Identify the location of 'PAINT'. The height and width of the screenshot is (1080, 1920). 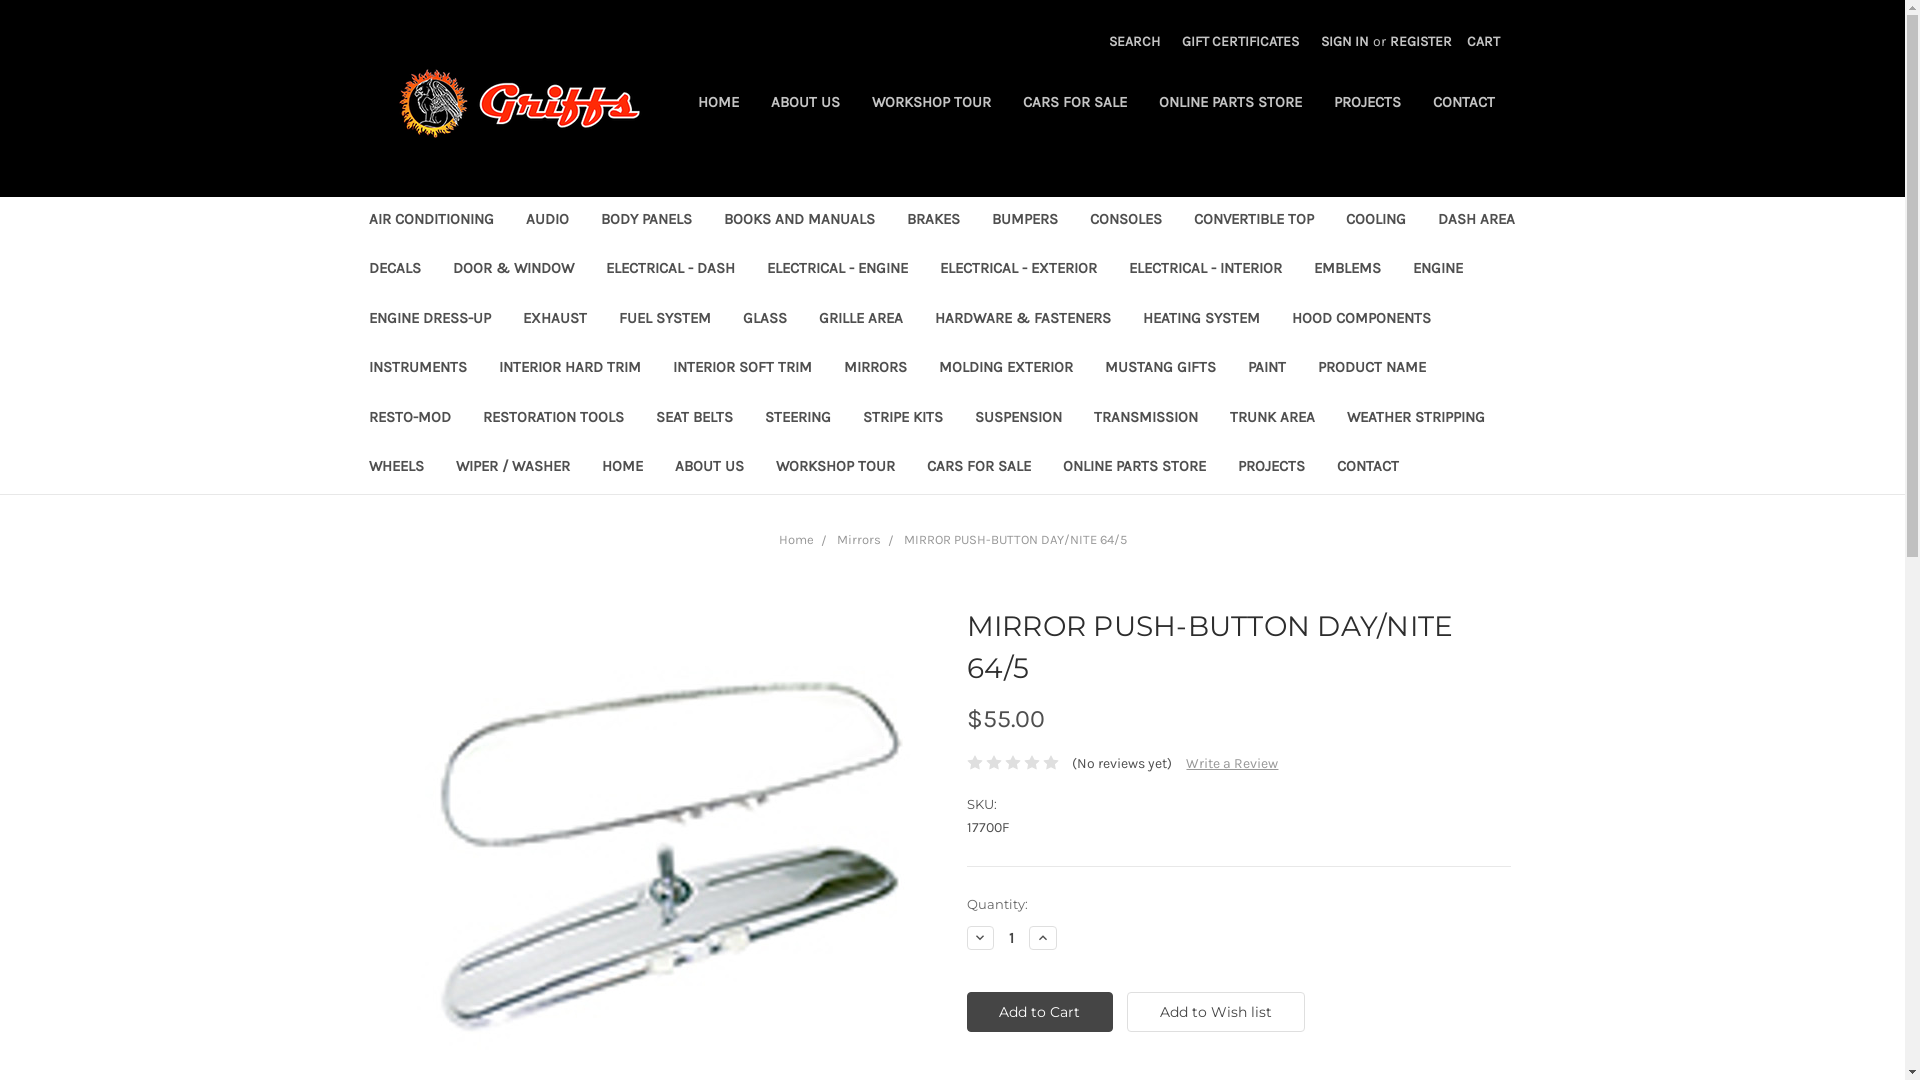
(1266, 369).